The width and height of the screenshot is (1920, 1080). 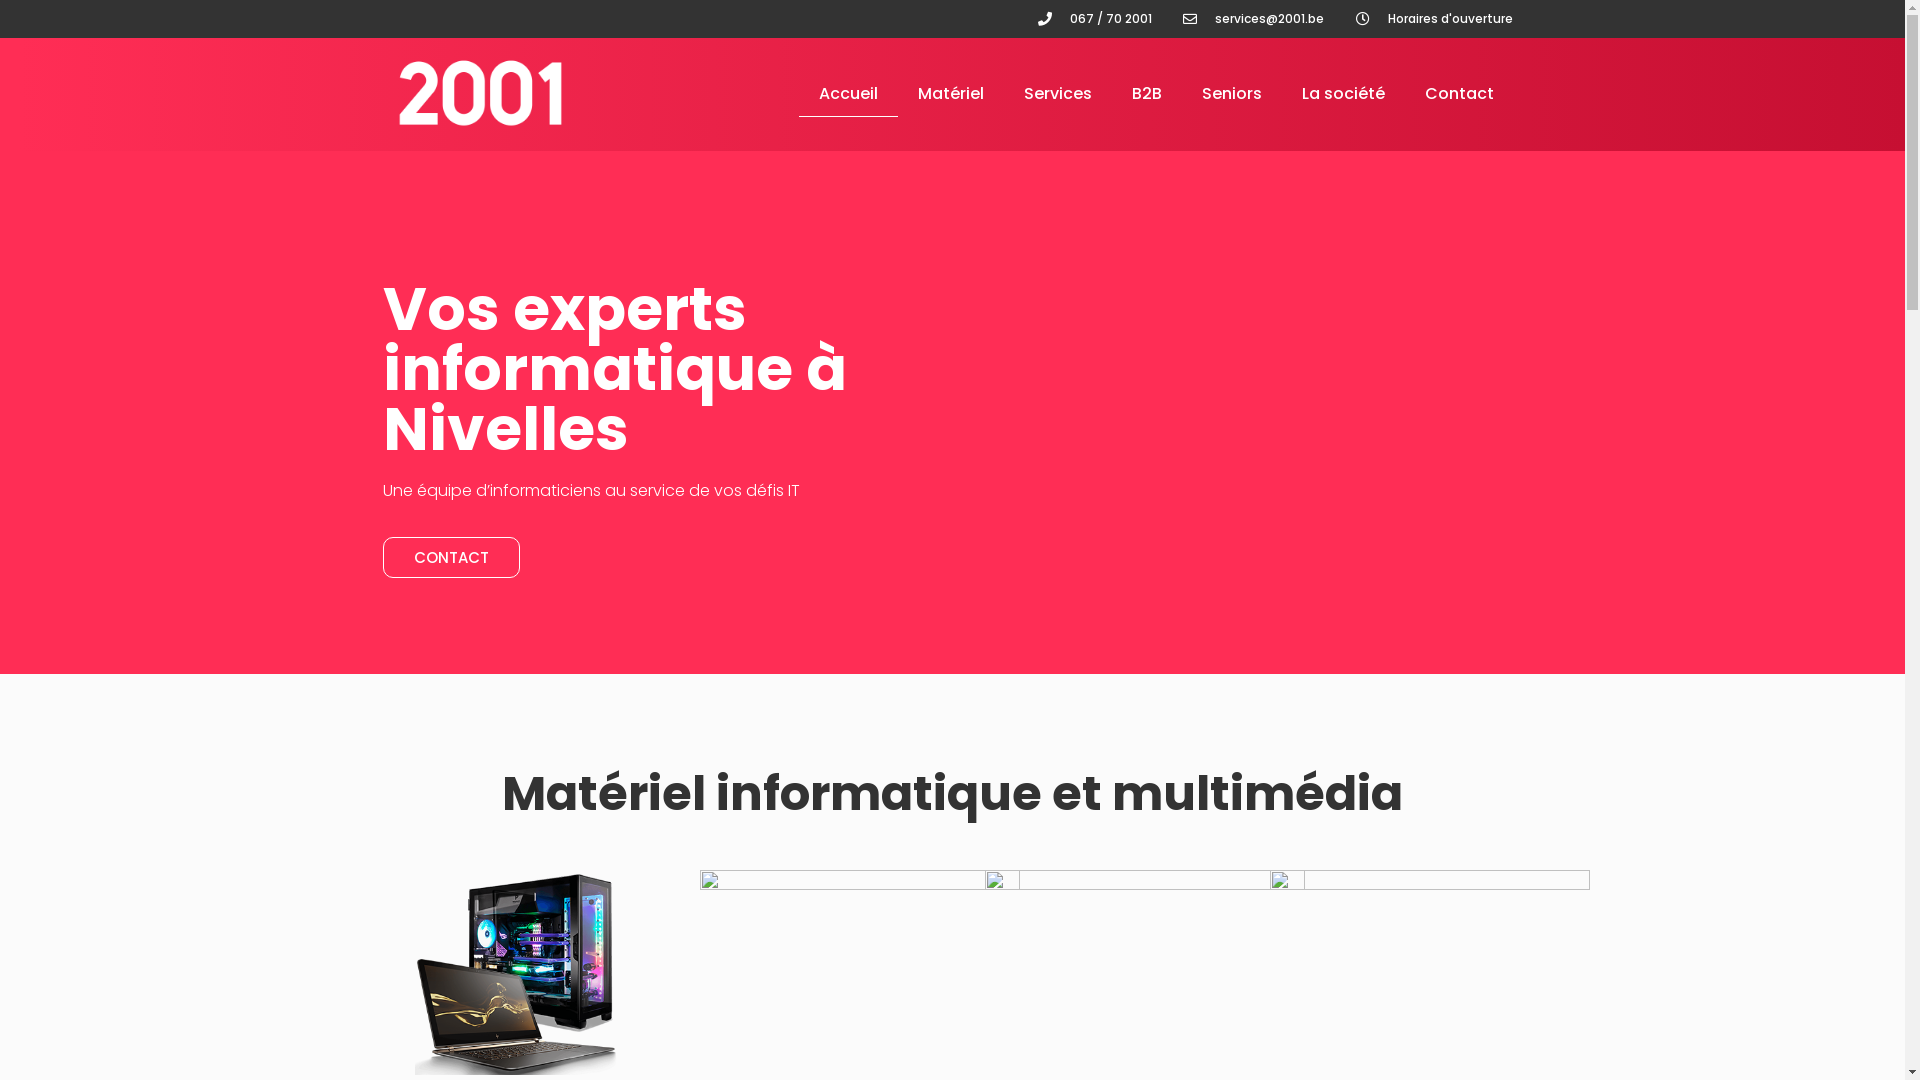 I want to click on 'B2B', so click(x=1147, y=93).